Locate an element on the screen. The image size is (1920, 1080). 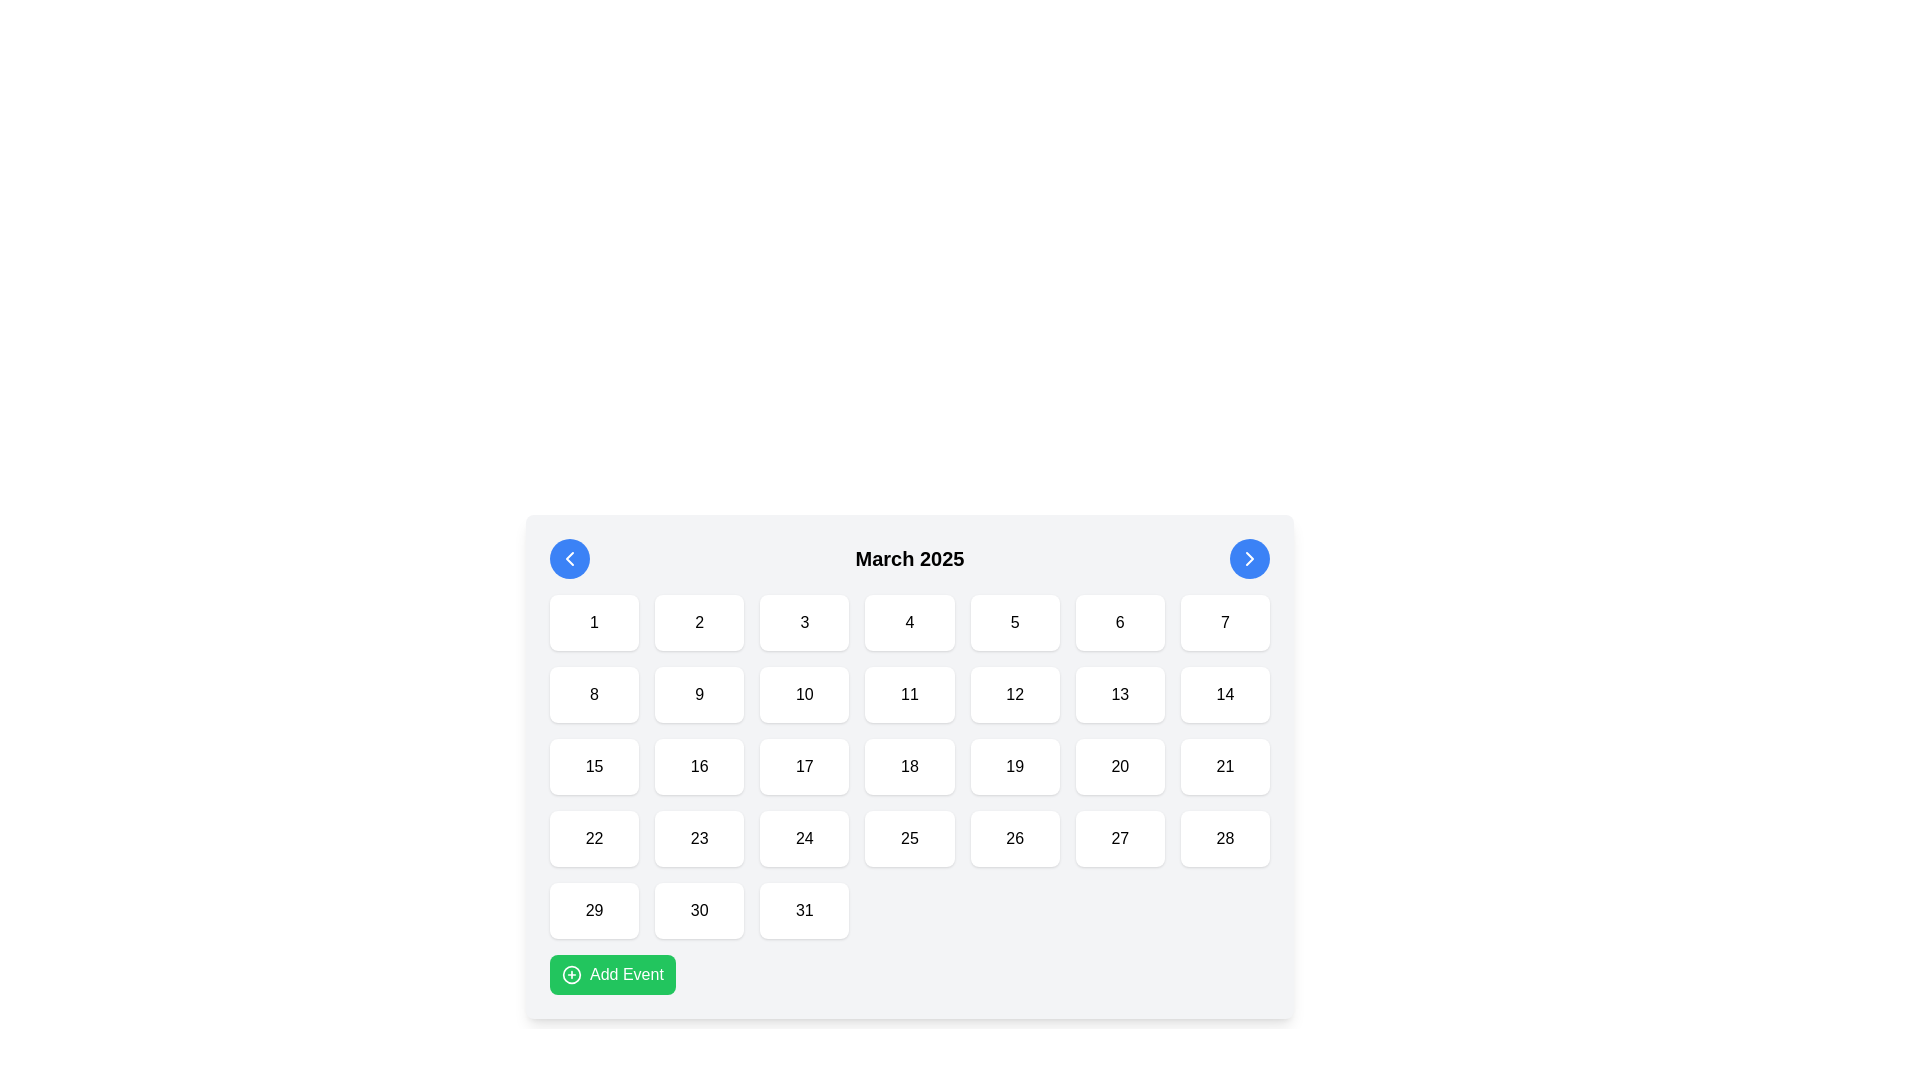
the button representing the day '17' in the calendar view is located at coordinates (804, 766).